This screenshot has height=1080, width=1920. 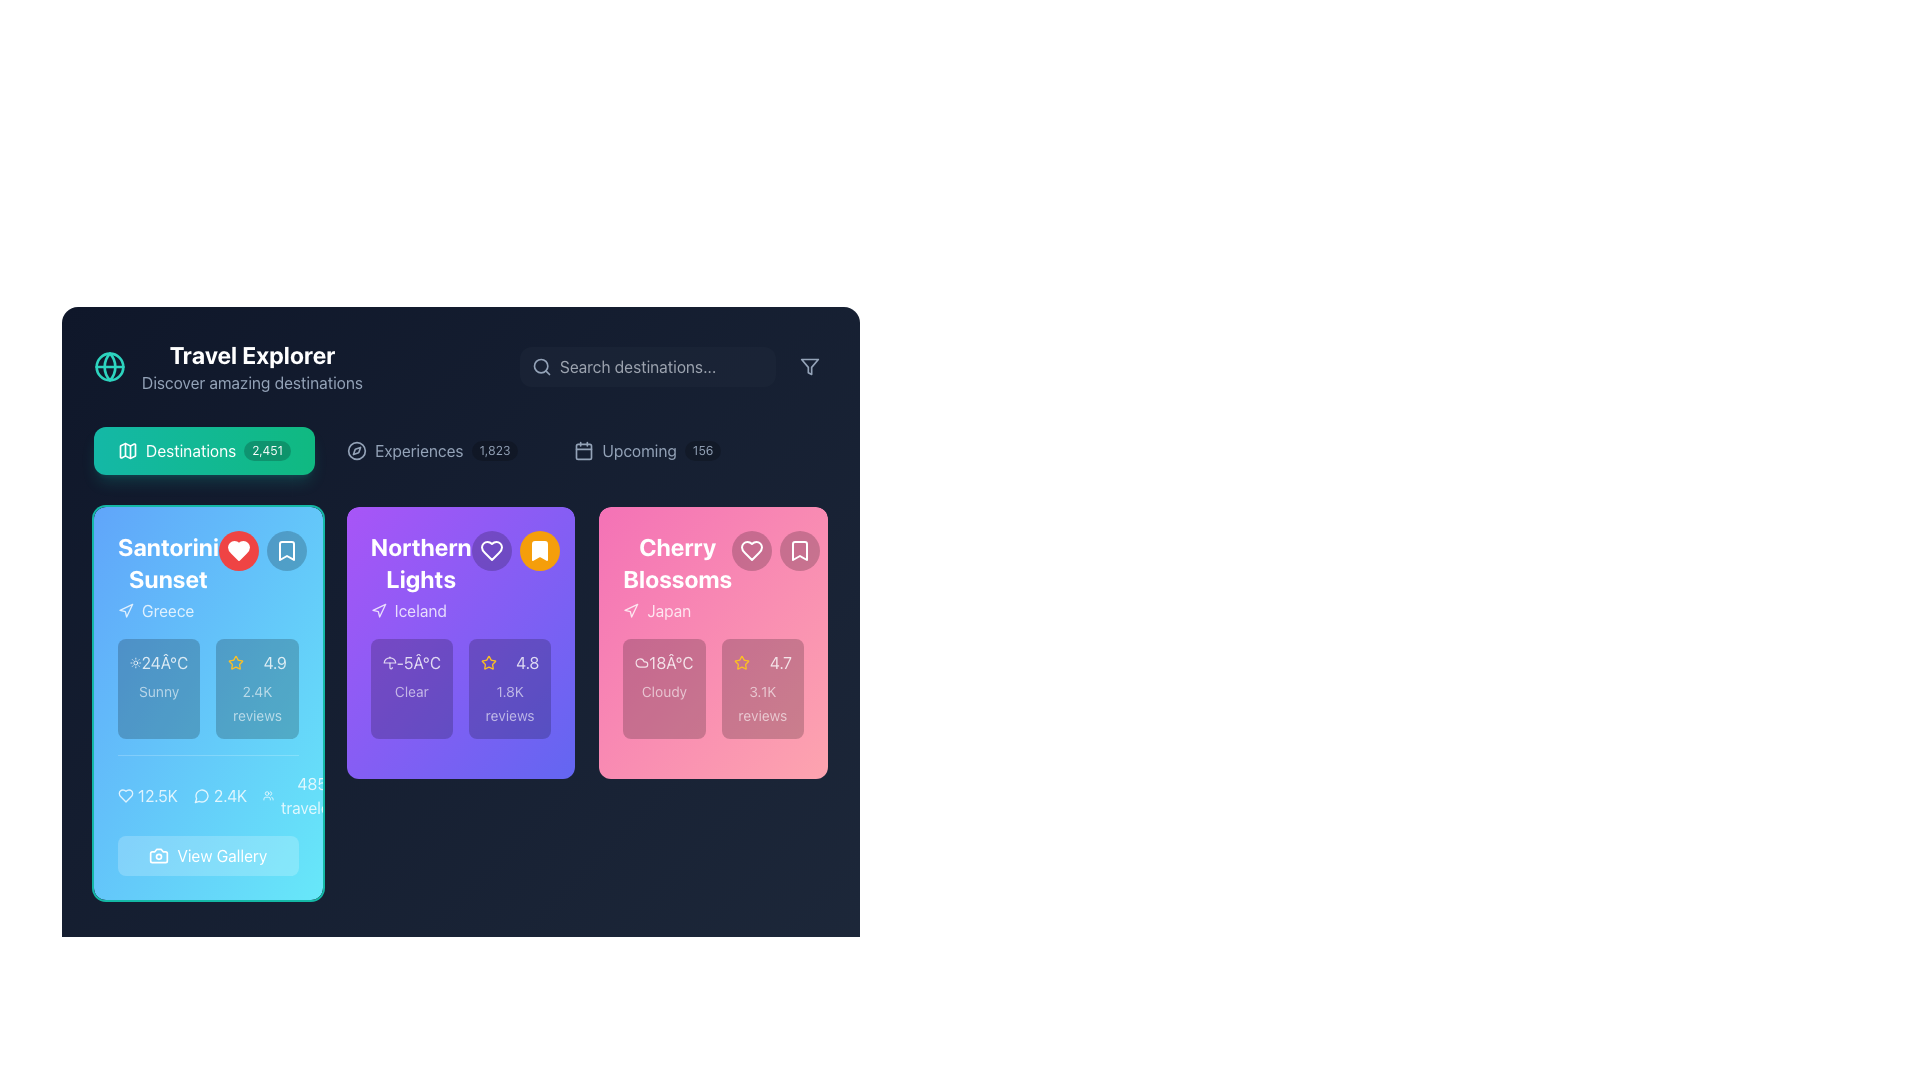 What do you see at coordinates (168, 609) in the screenshot?
I see `the static text label displaying the country associated with the 'Santorini Sunset' destination, located at the bottom left of the 'Santorini Sunset' card` at bounding box center [168, 609].